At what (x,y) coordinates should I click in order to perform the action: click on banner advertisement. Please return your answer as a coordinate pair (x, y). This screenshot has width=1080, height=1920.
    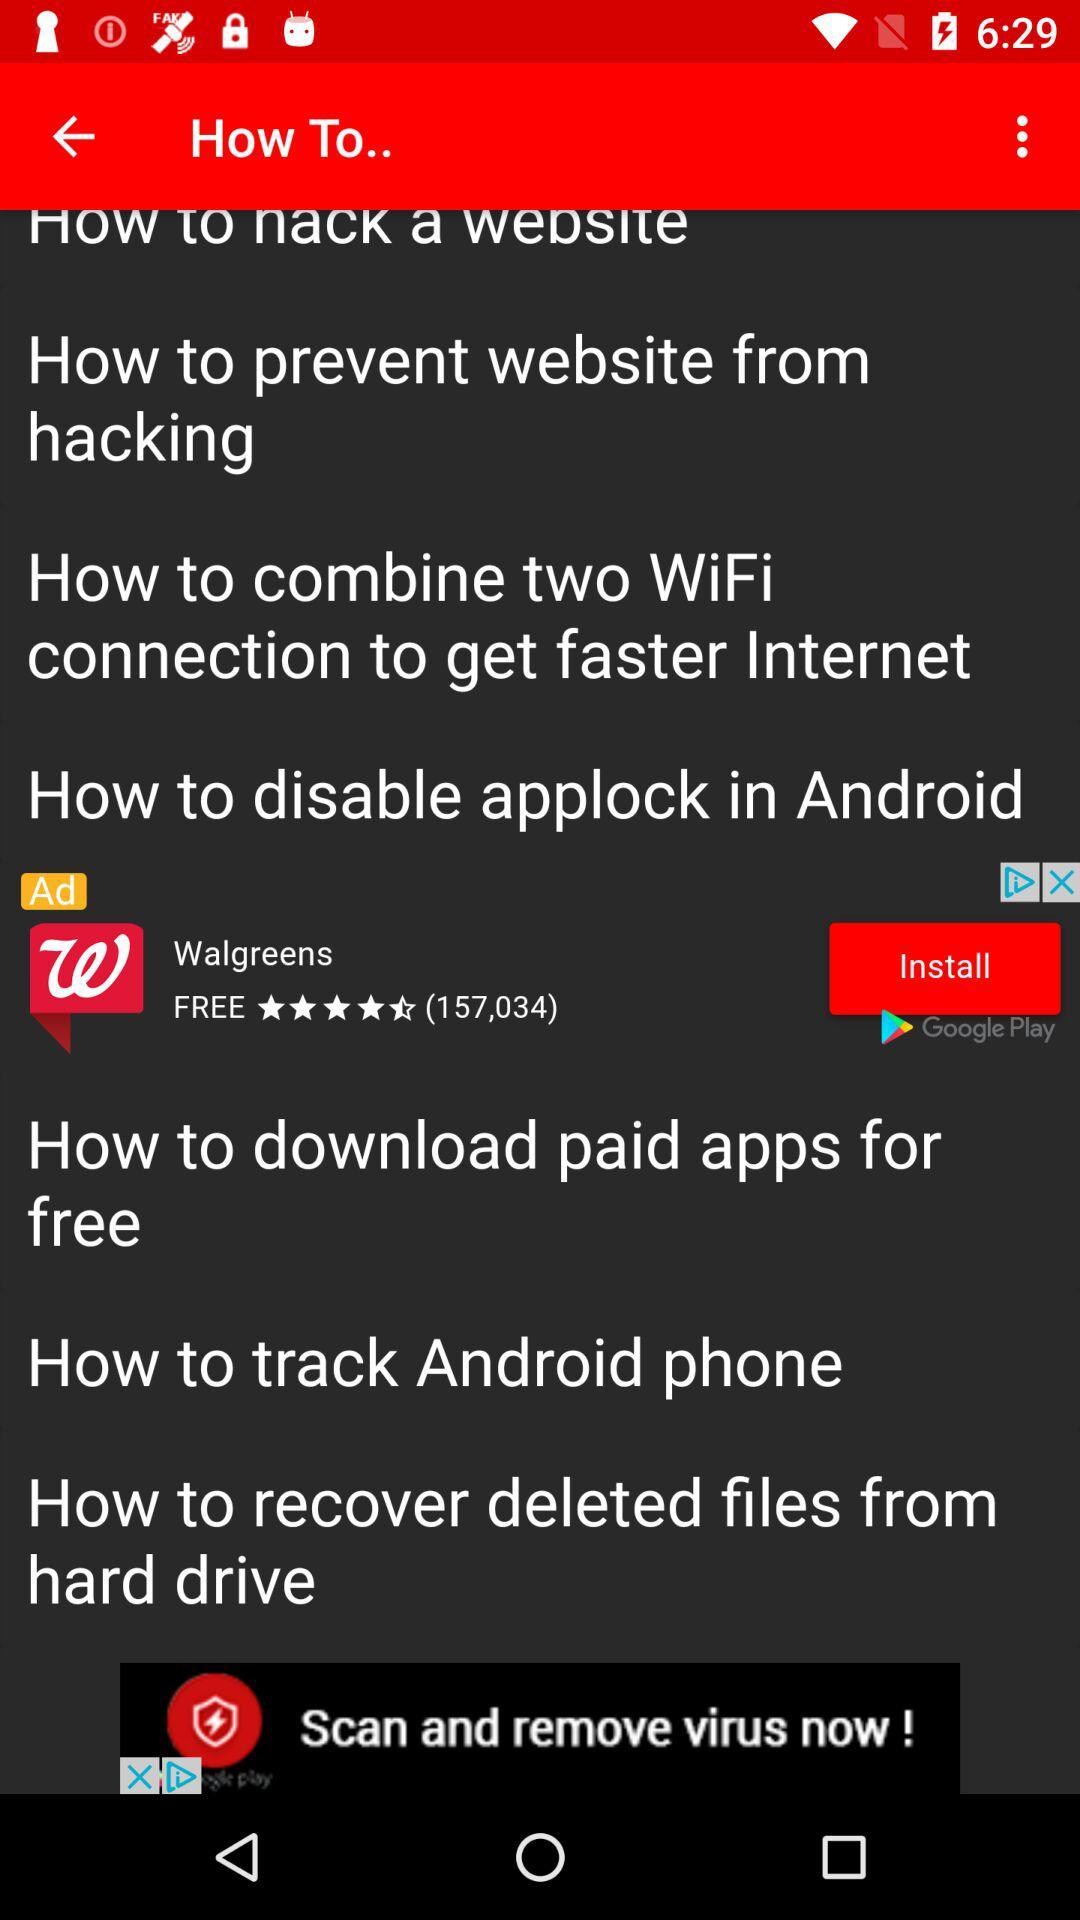
    Looking at the image, I should click on (540, 967).